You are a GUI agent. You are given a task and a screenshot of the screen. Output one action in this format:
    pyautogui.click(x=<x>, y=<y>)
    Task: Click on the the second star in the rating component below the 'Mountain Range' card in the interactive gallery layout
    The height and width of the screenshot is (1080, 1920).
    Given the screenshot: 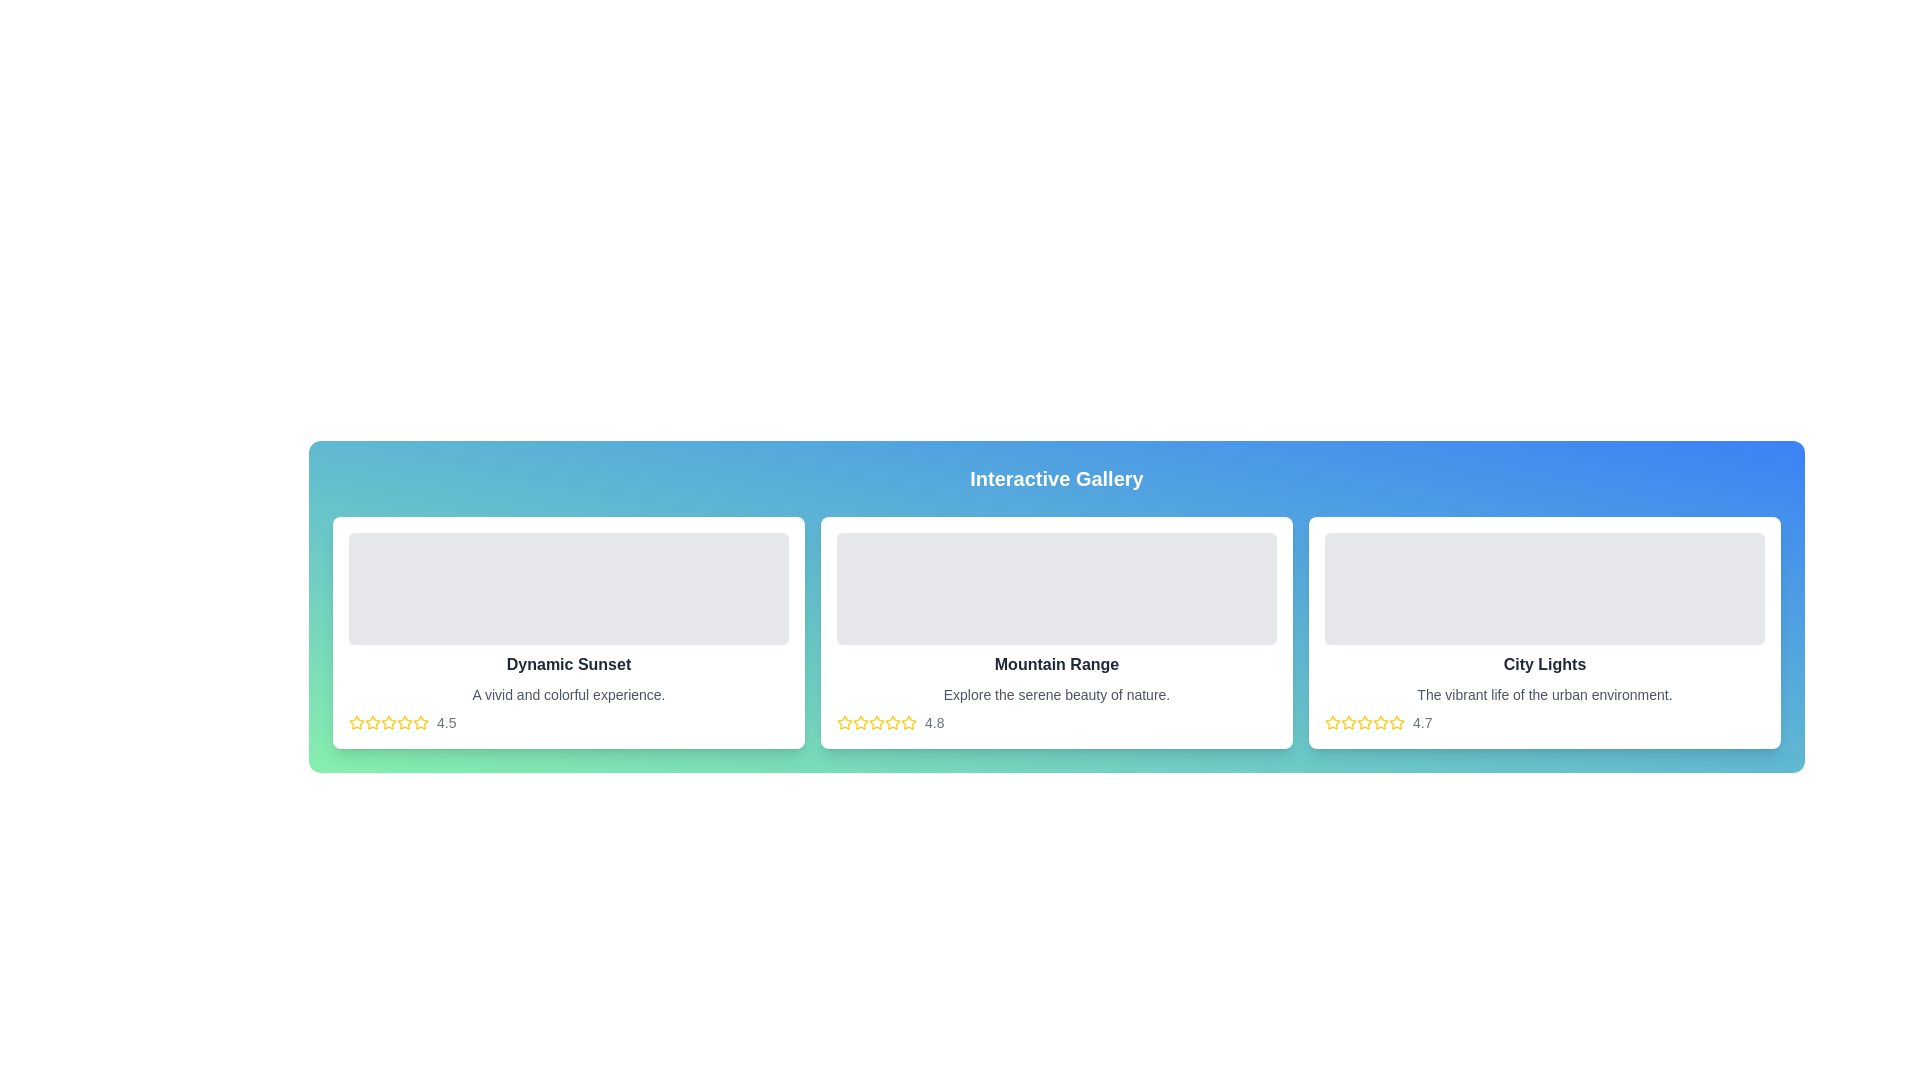 What is the action you would take?
    pyautogui.click(x=877, y=722)
    